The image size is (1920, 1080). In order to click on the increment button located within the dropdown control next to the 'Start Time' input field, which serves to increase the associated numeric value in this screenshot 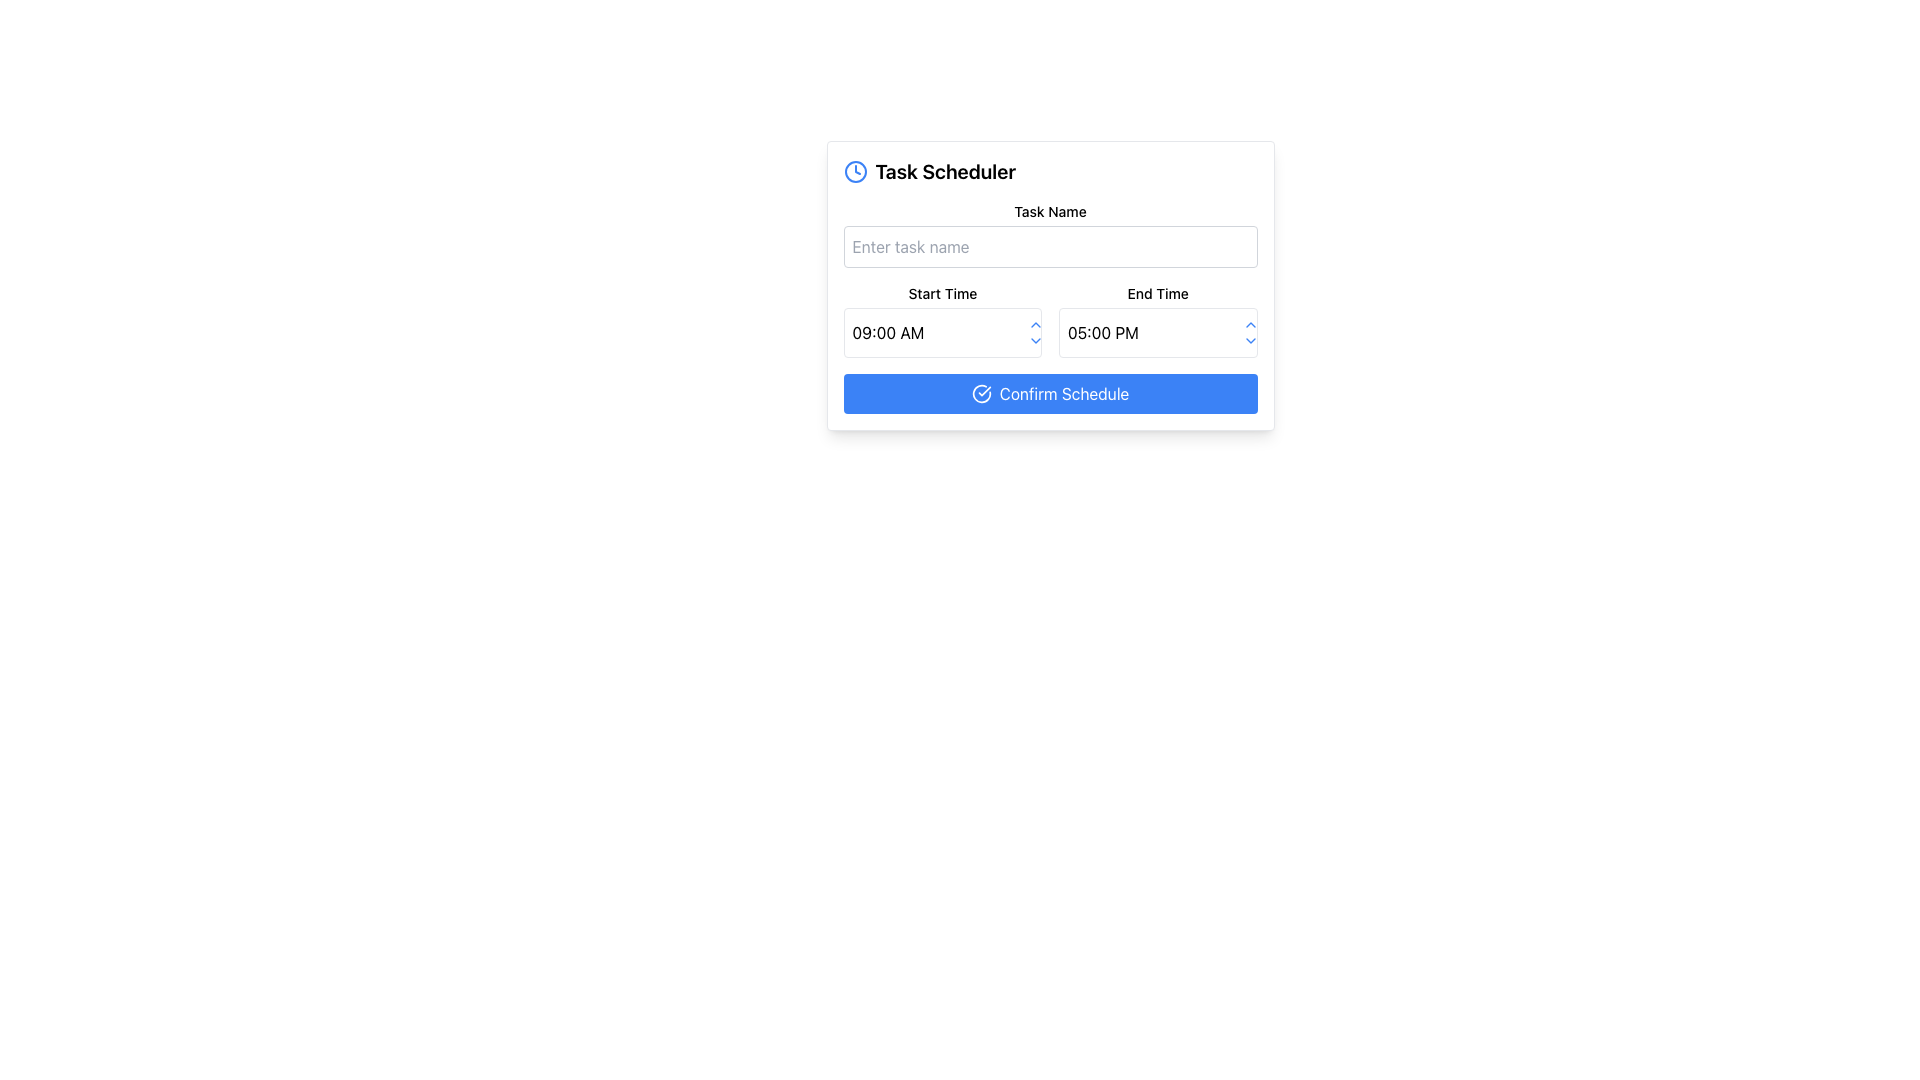, I will do `click(1035, 323)`.